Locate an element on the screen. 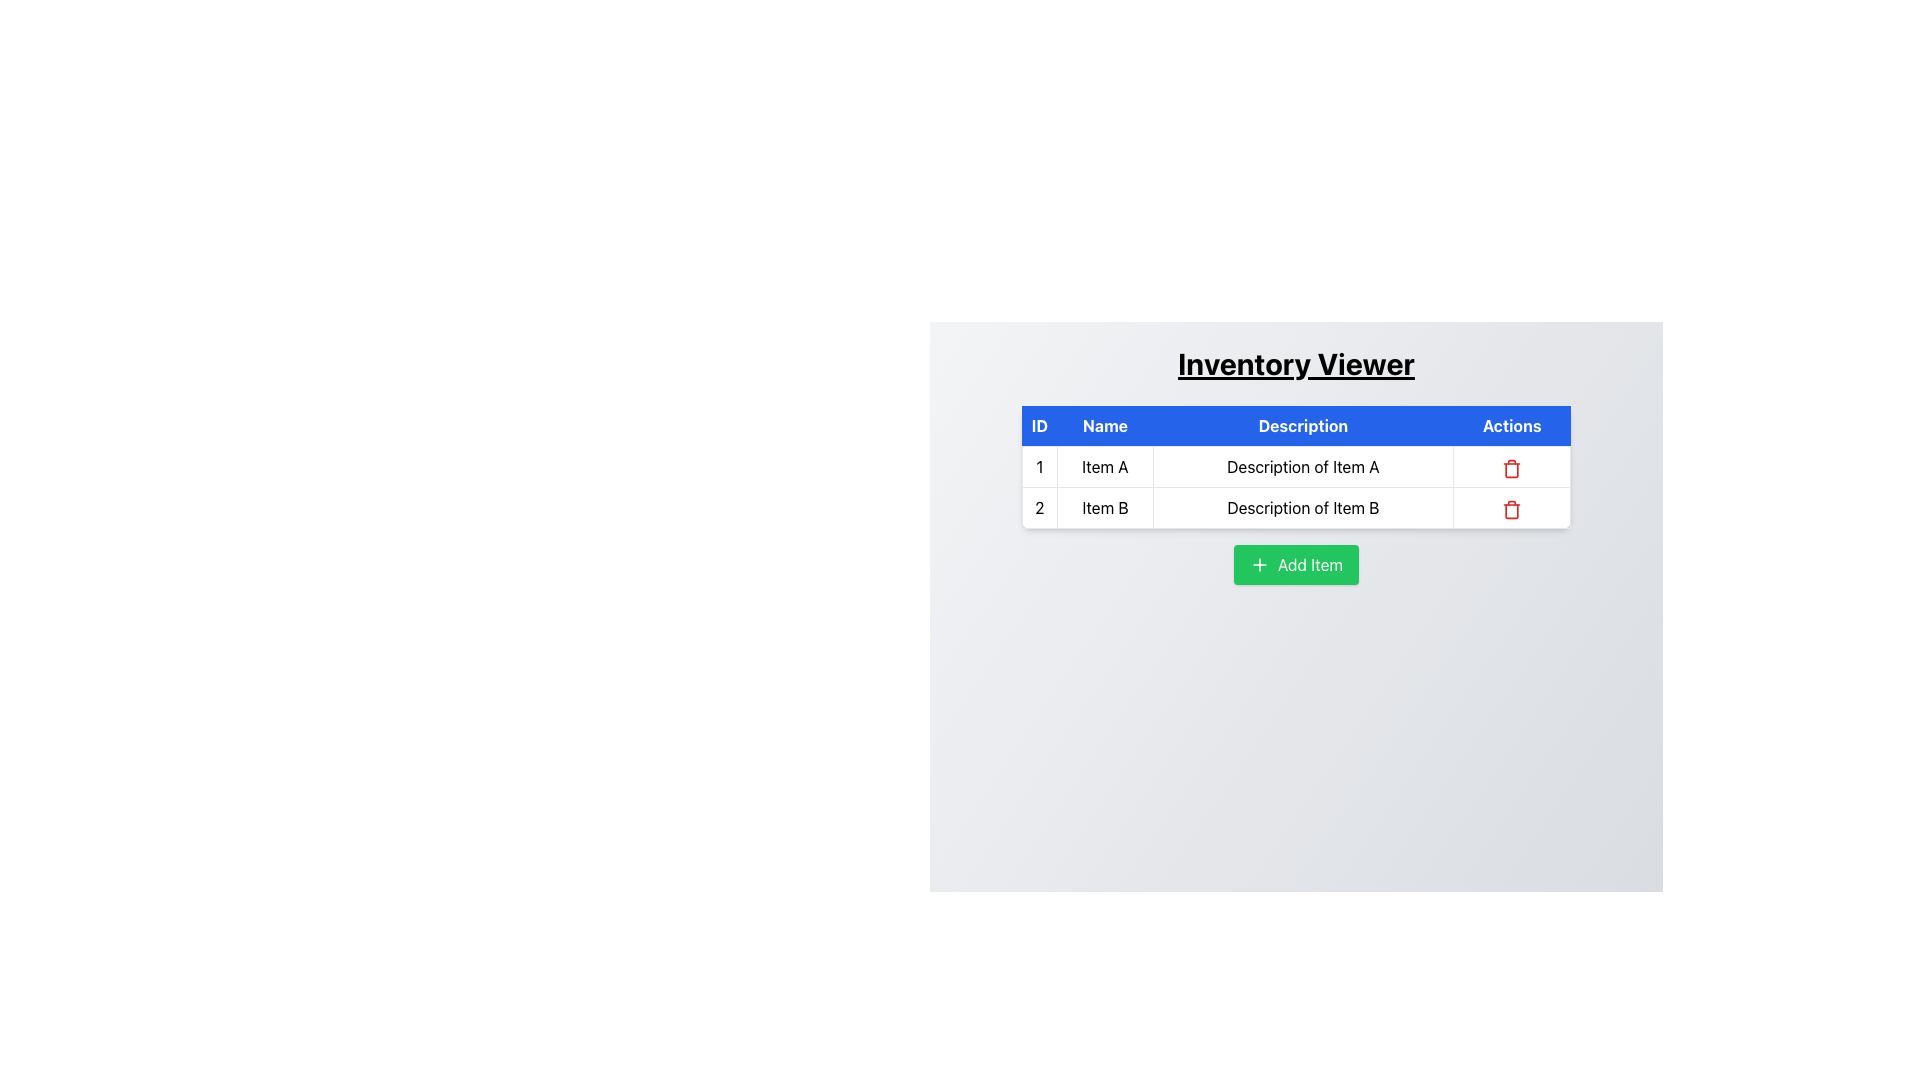  the delete button located in the second row of the 'Actions' column of the 'Inventory Viewer' table is located at coordinates (1512, 468).